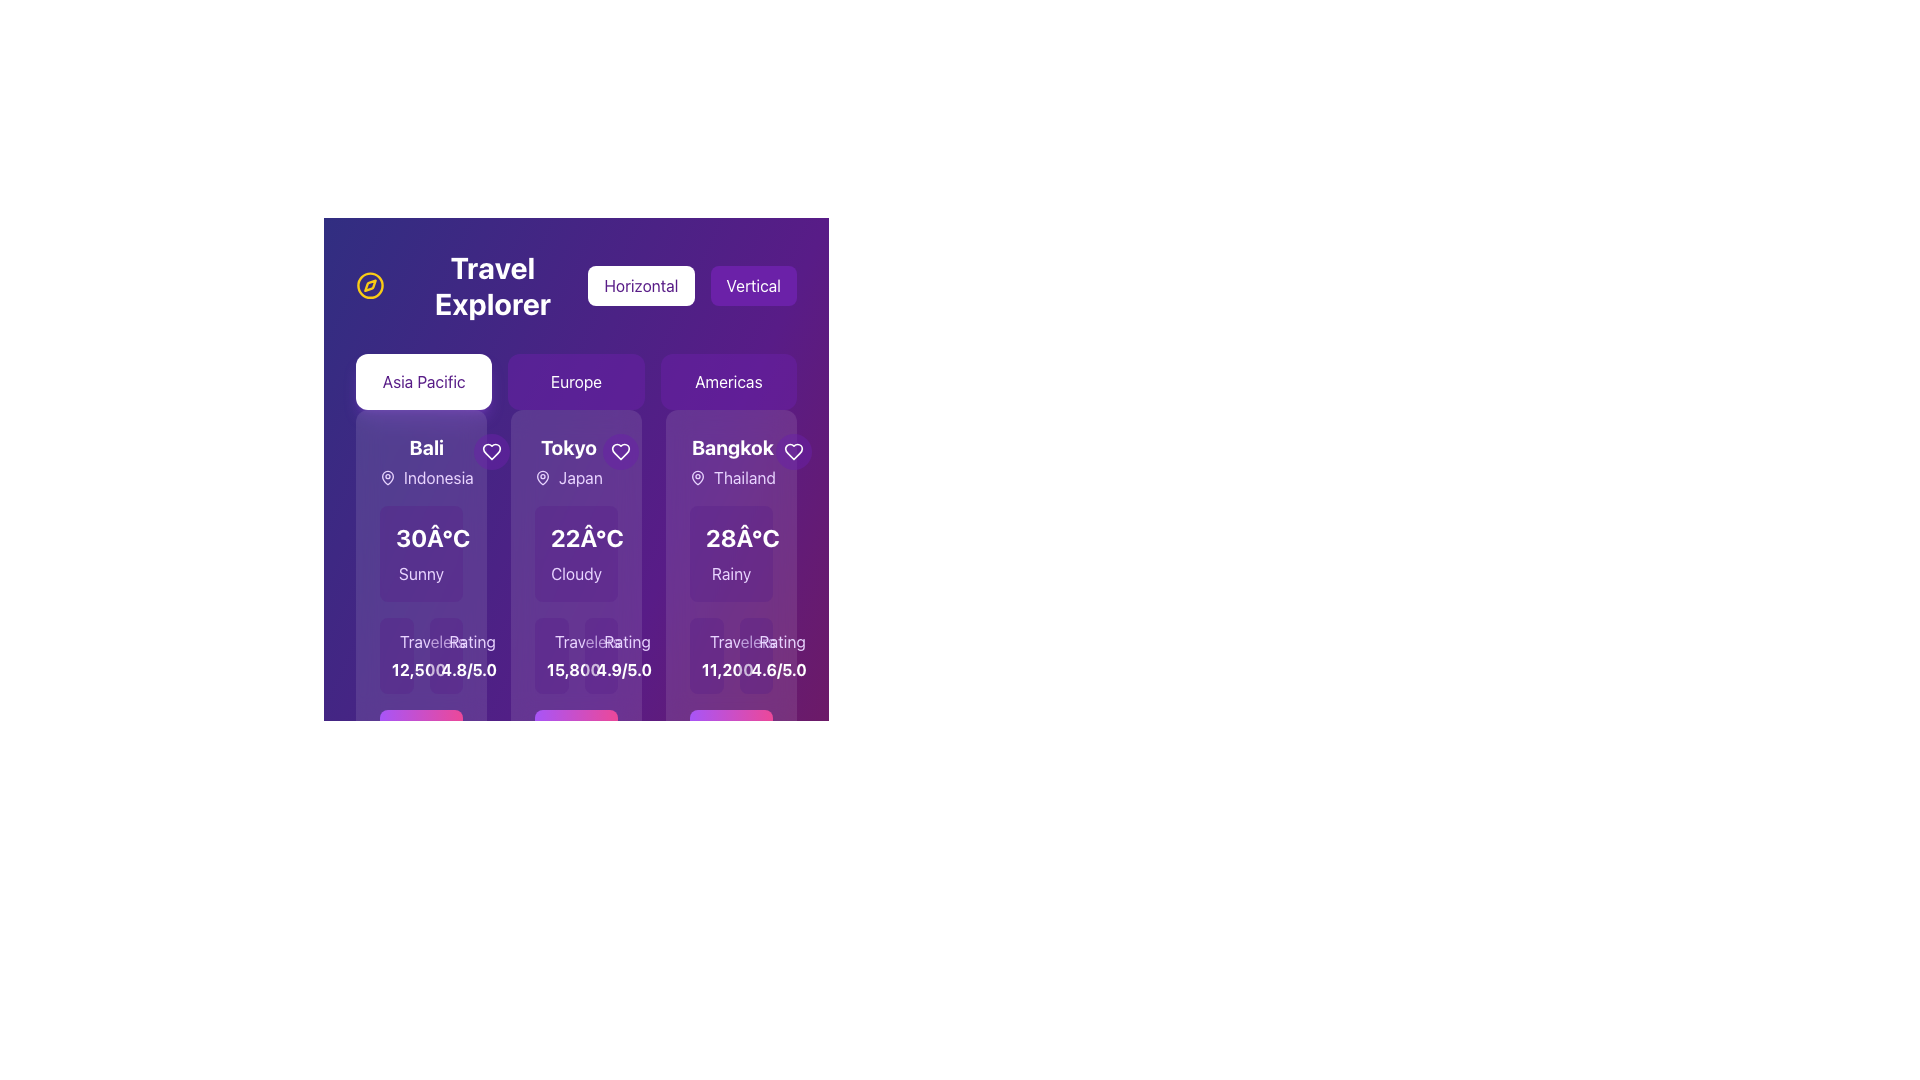  I want to click on the 'Americas' button in the 'Travel Explorer' section, so click(727, 381).